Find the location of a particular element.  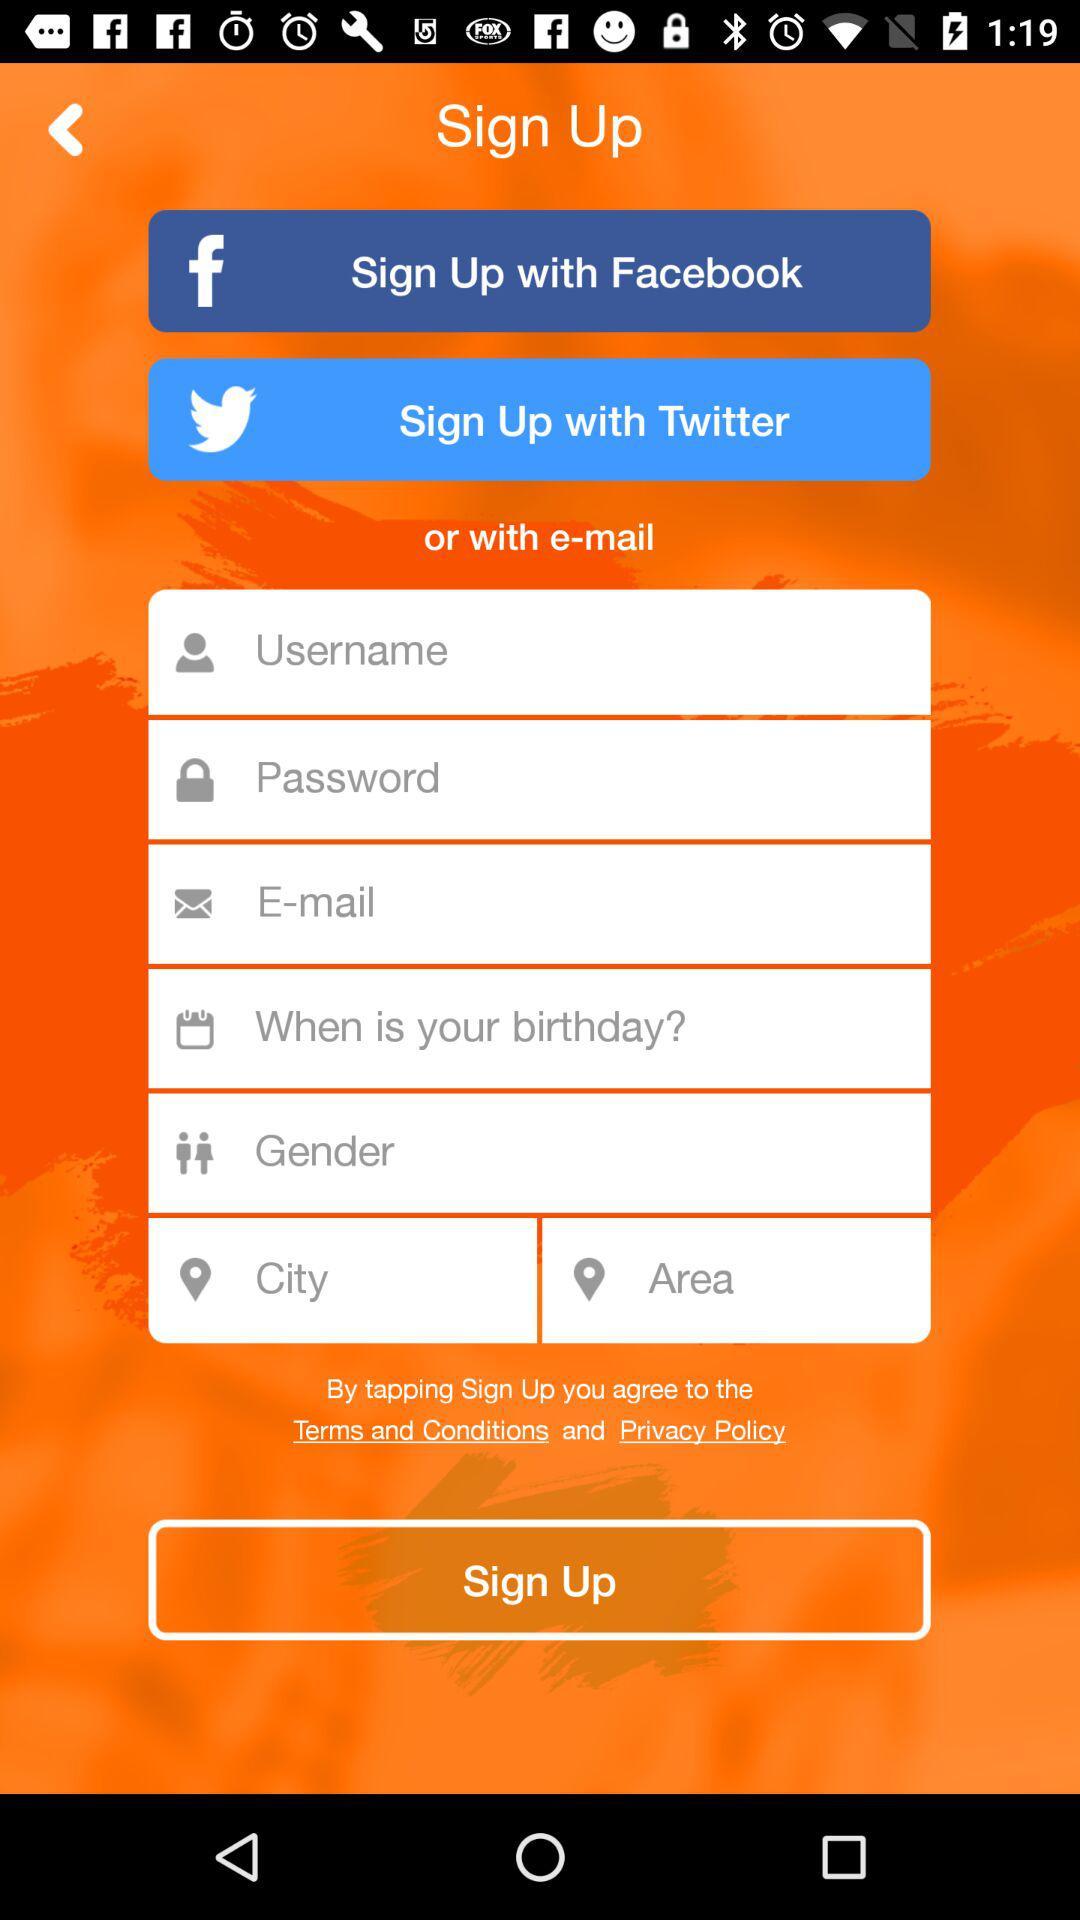

go back is located at coordinates (65, 128).